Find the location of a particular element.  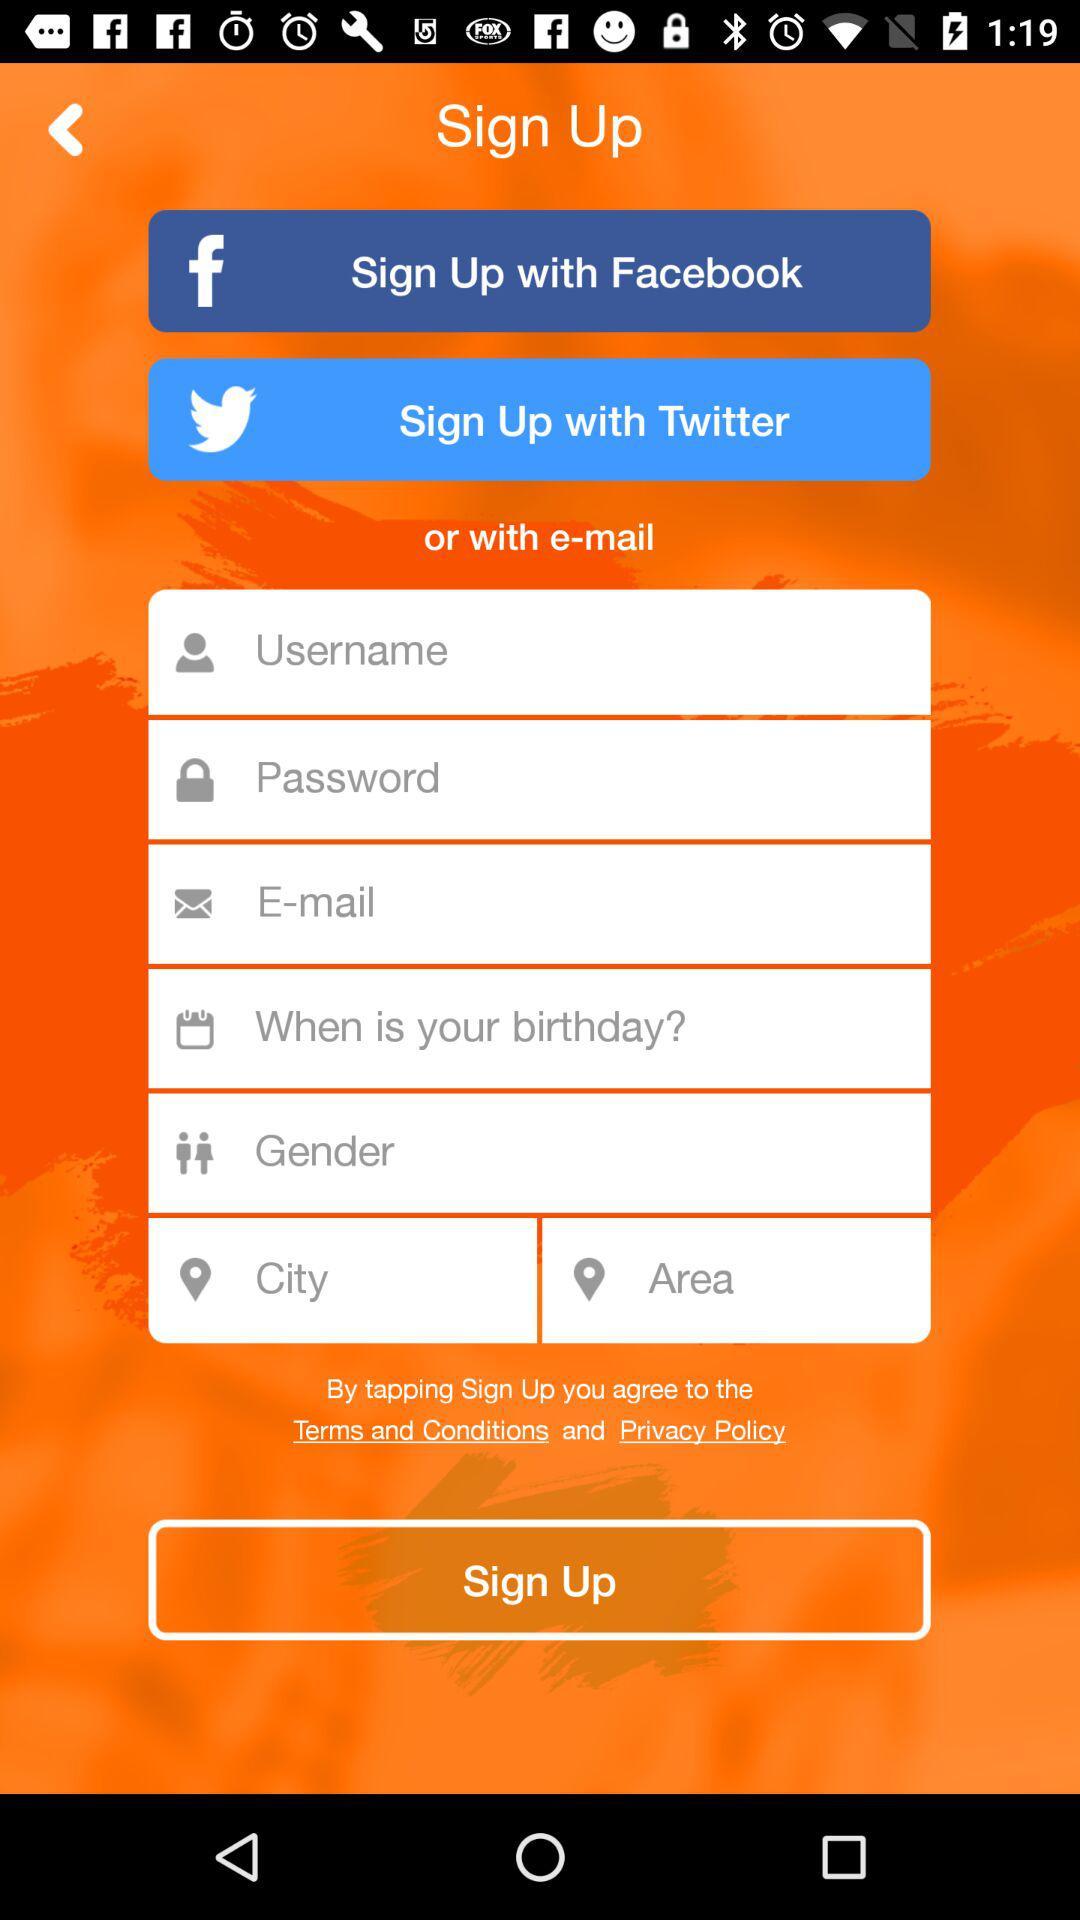

go back is located at coordinates (65, 128).